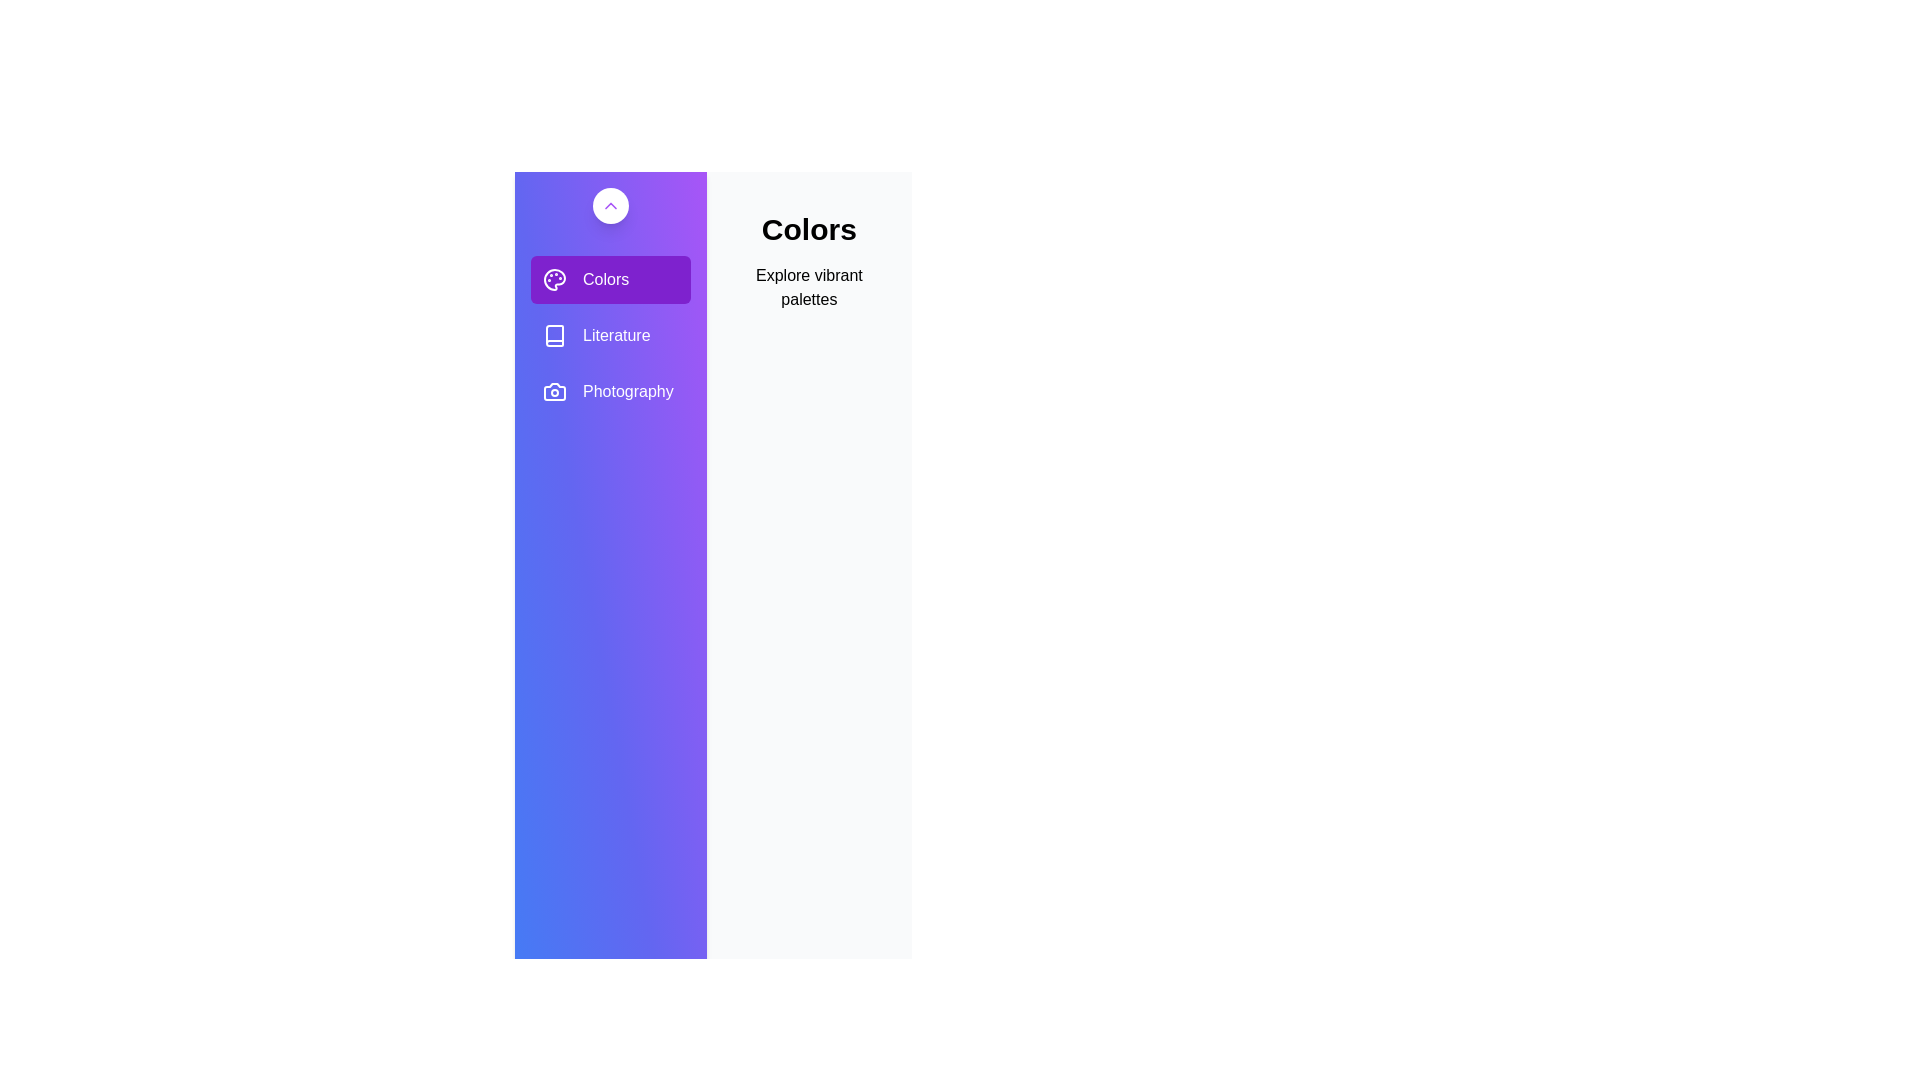 This screenshot has width=1920, height=1080. I want to click on button with the arrow icon to toggle the drawer, so click(609, 205).